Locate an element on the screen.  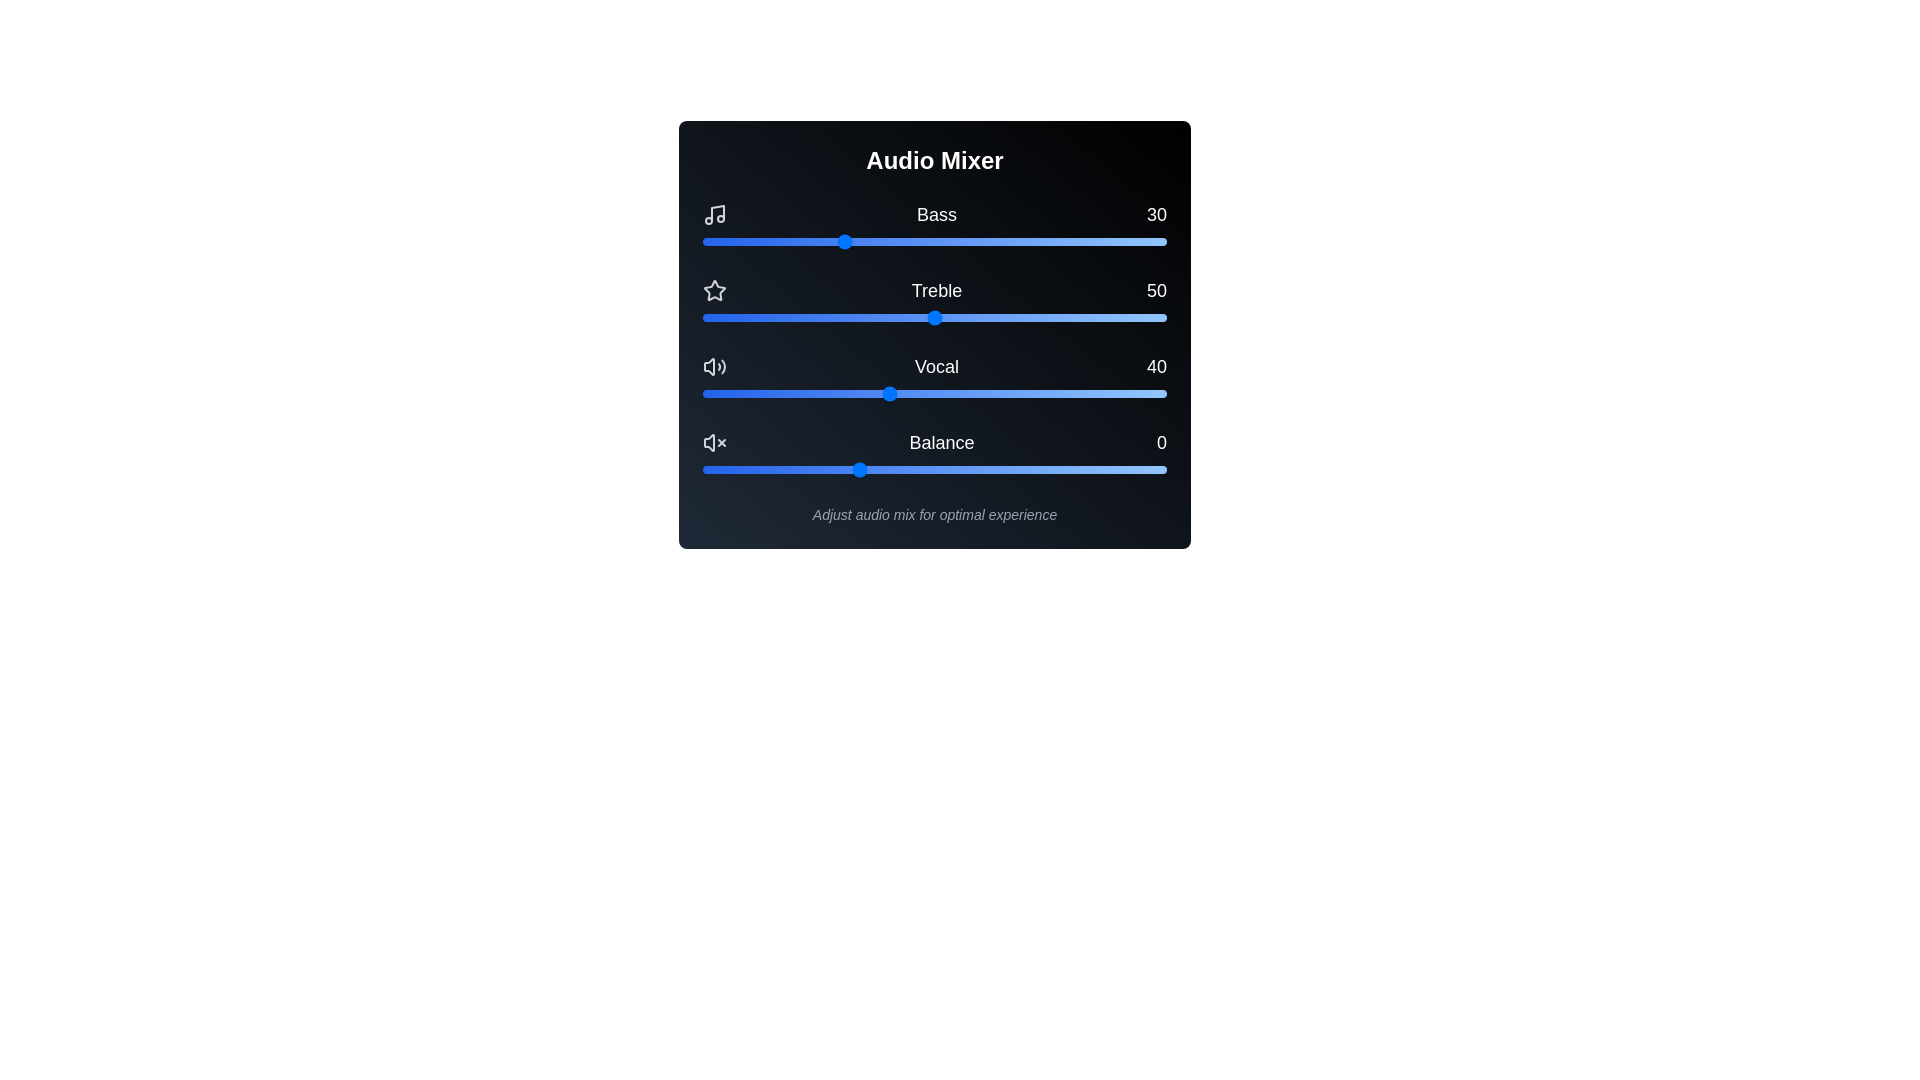
the Vocal slider to set the vocal level to 88 is located at coordinates (1110, 393).